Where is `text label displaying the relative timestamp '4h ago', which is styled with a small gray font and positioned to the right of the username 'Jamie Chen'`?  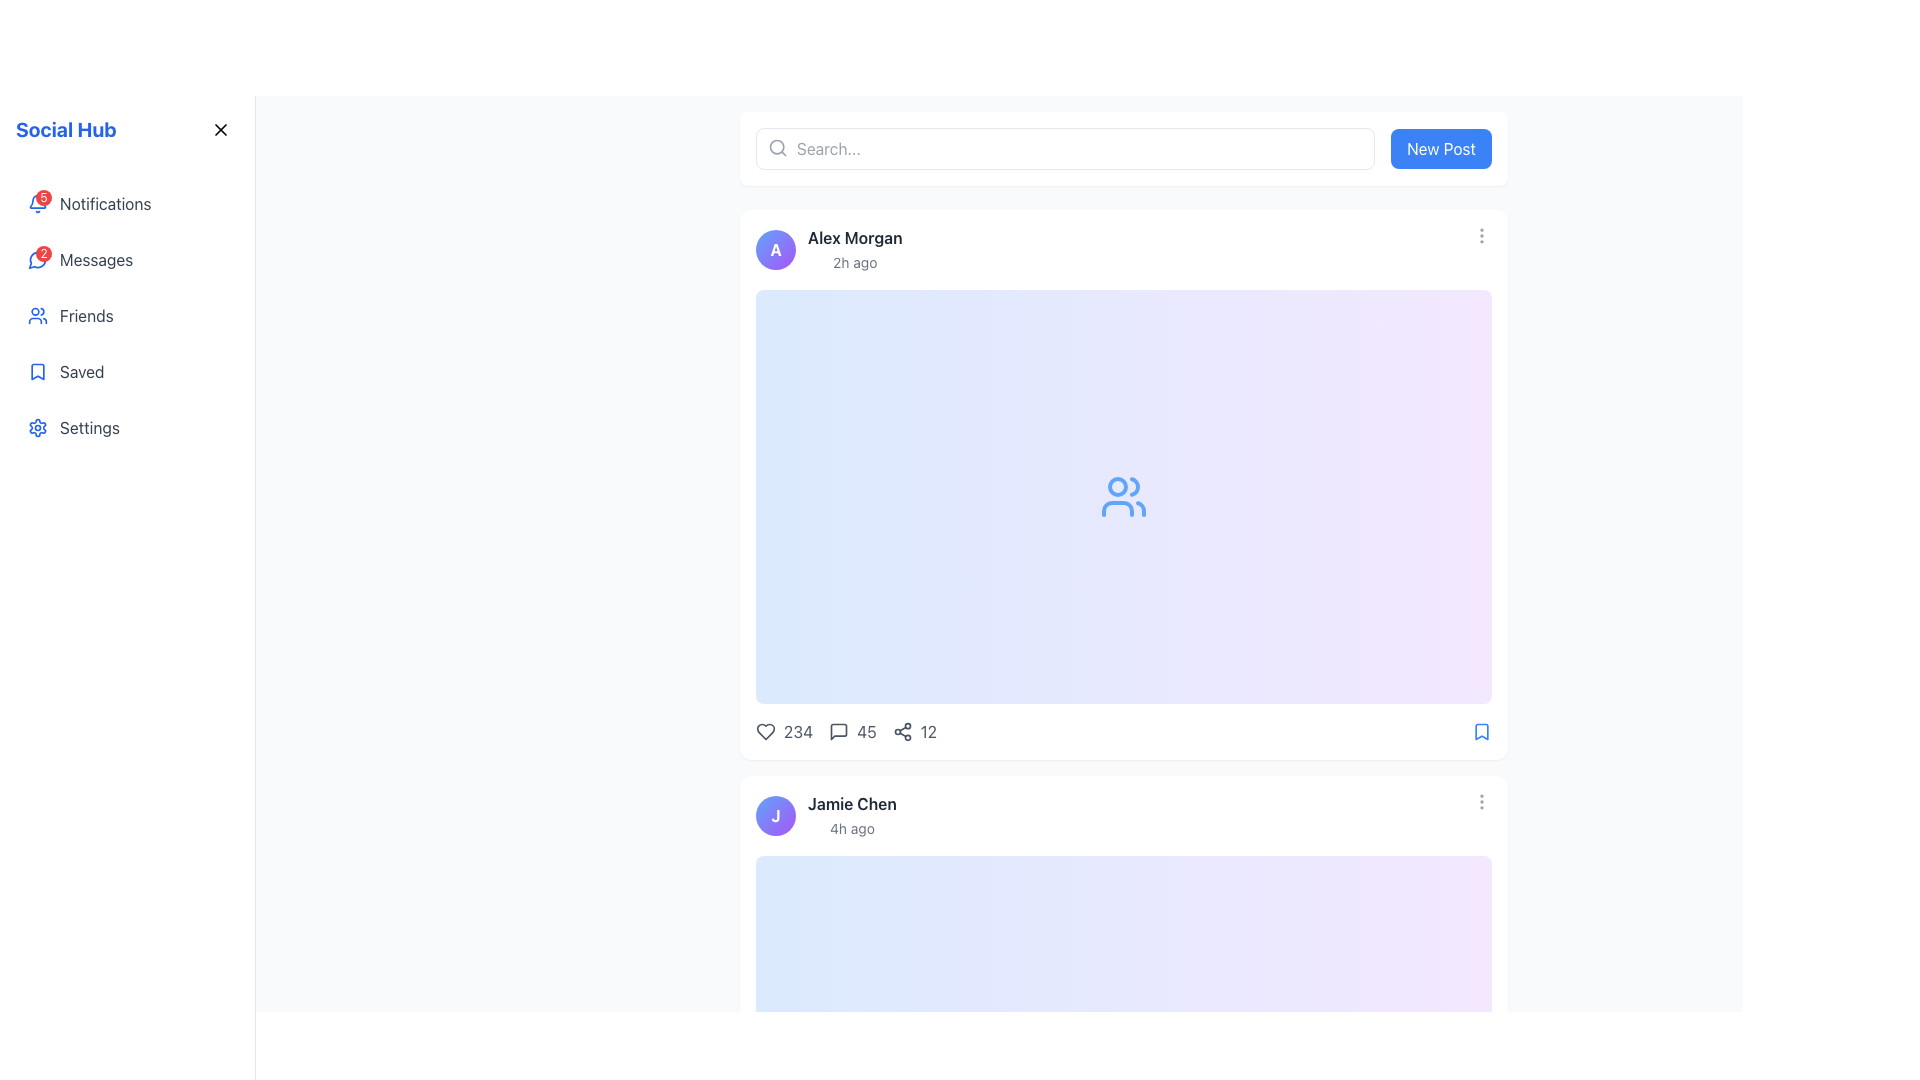 text label displaying the relative timestamp '4h ago', which is styled with a small gray font and positioned to the right of the username 'Jamie Chen' is located at coordinates (852, 828).